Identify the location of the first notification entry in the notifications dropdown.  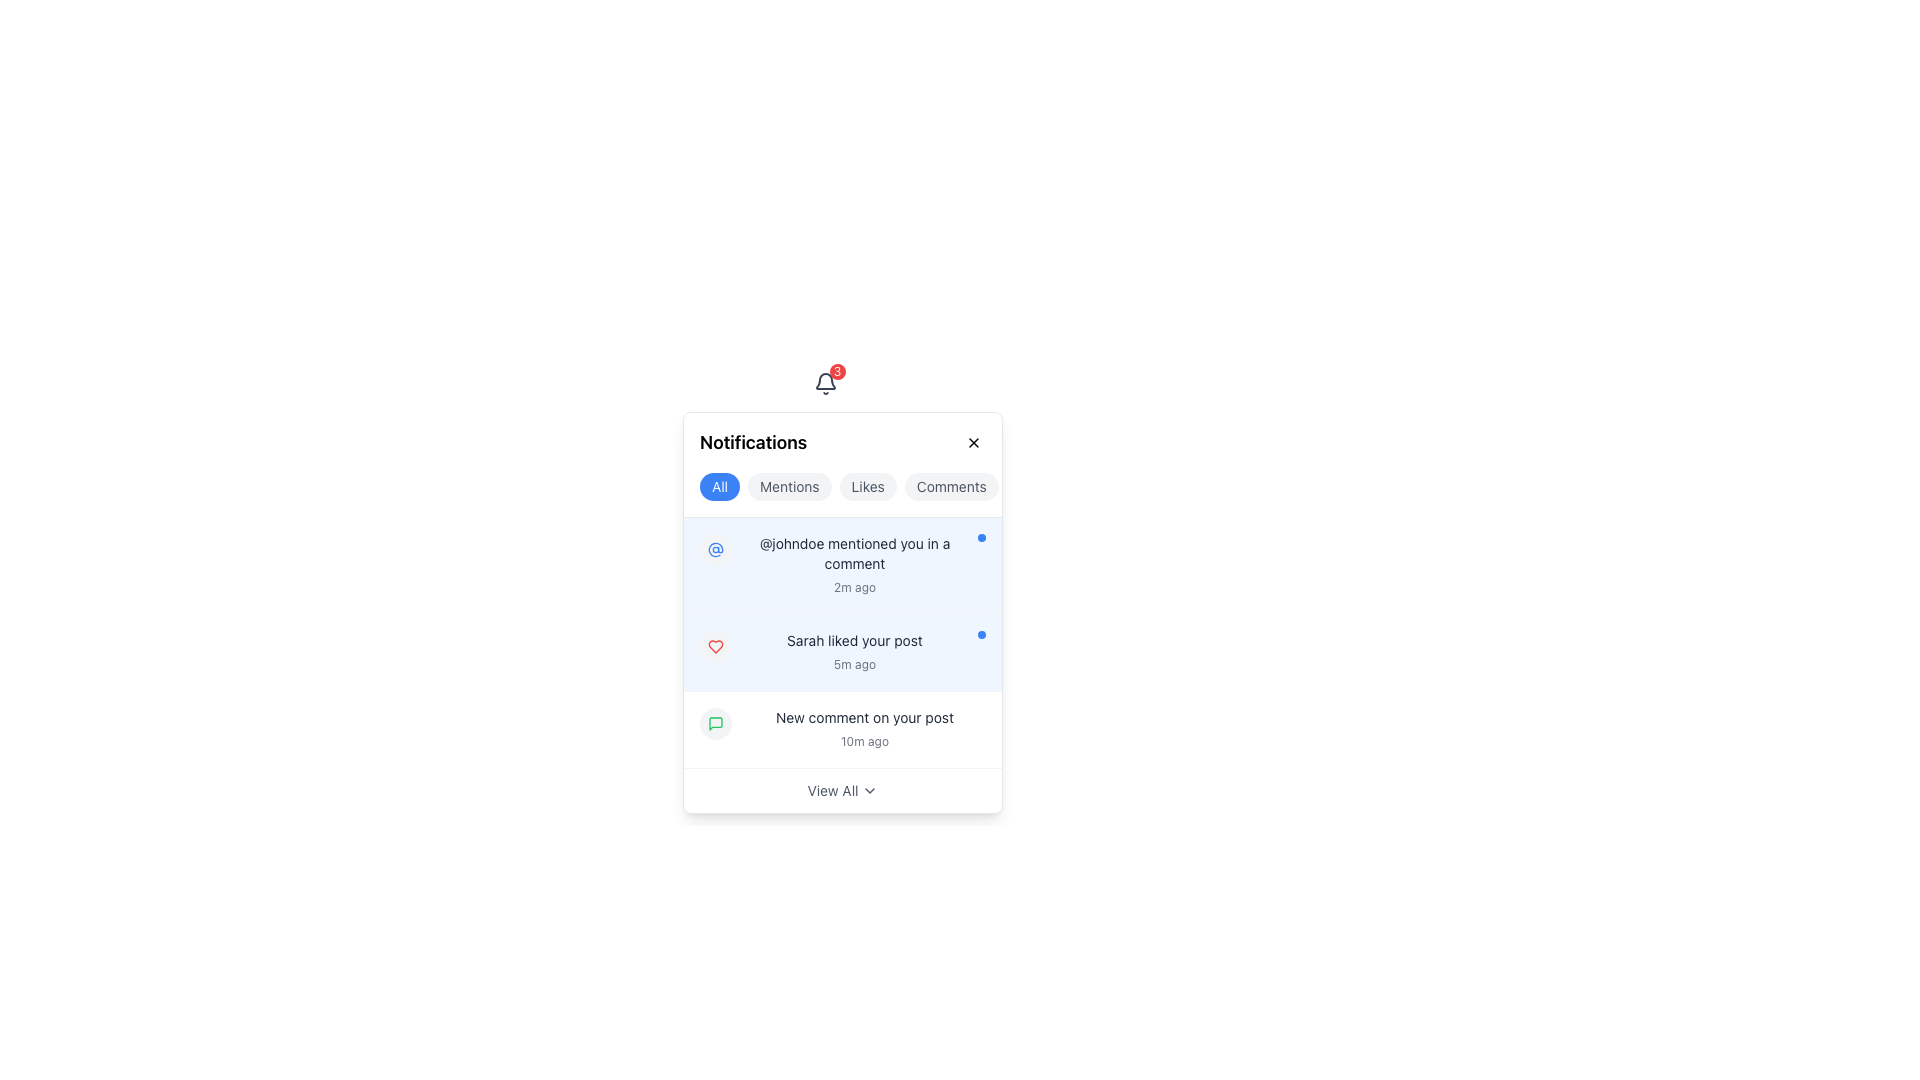
(843, 566).